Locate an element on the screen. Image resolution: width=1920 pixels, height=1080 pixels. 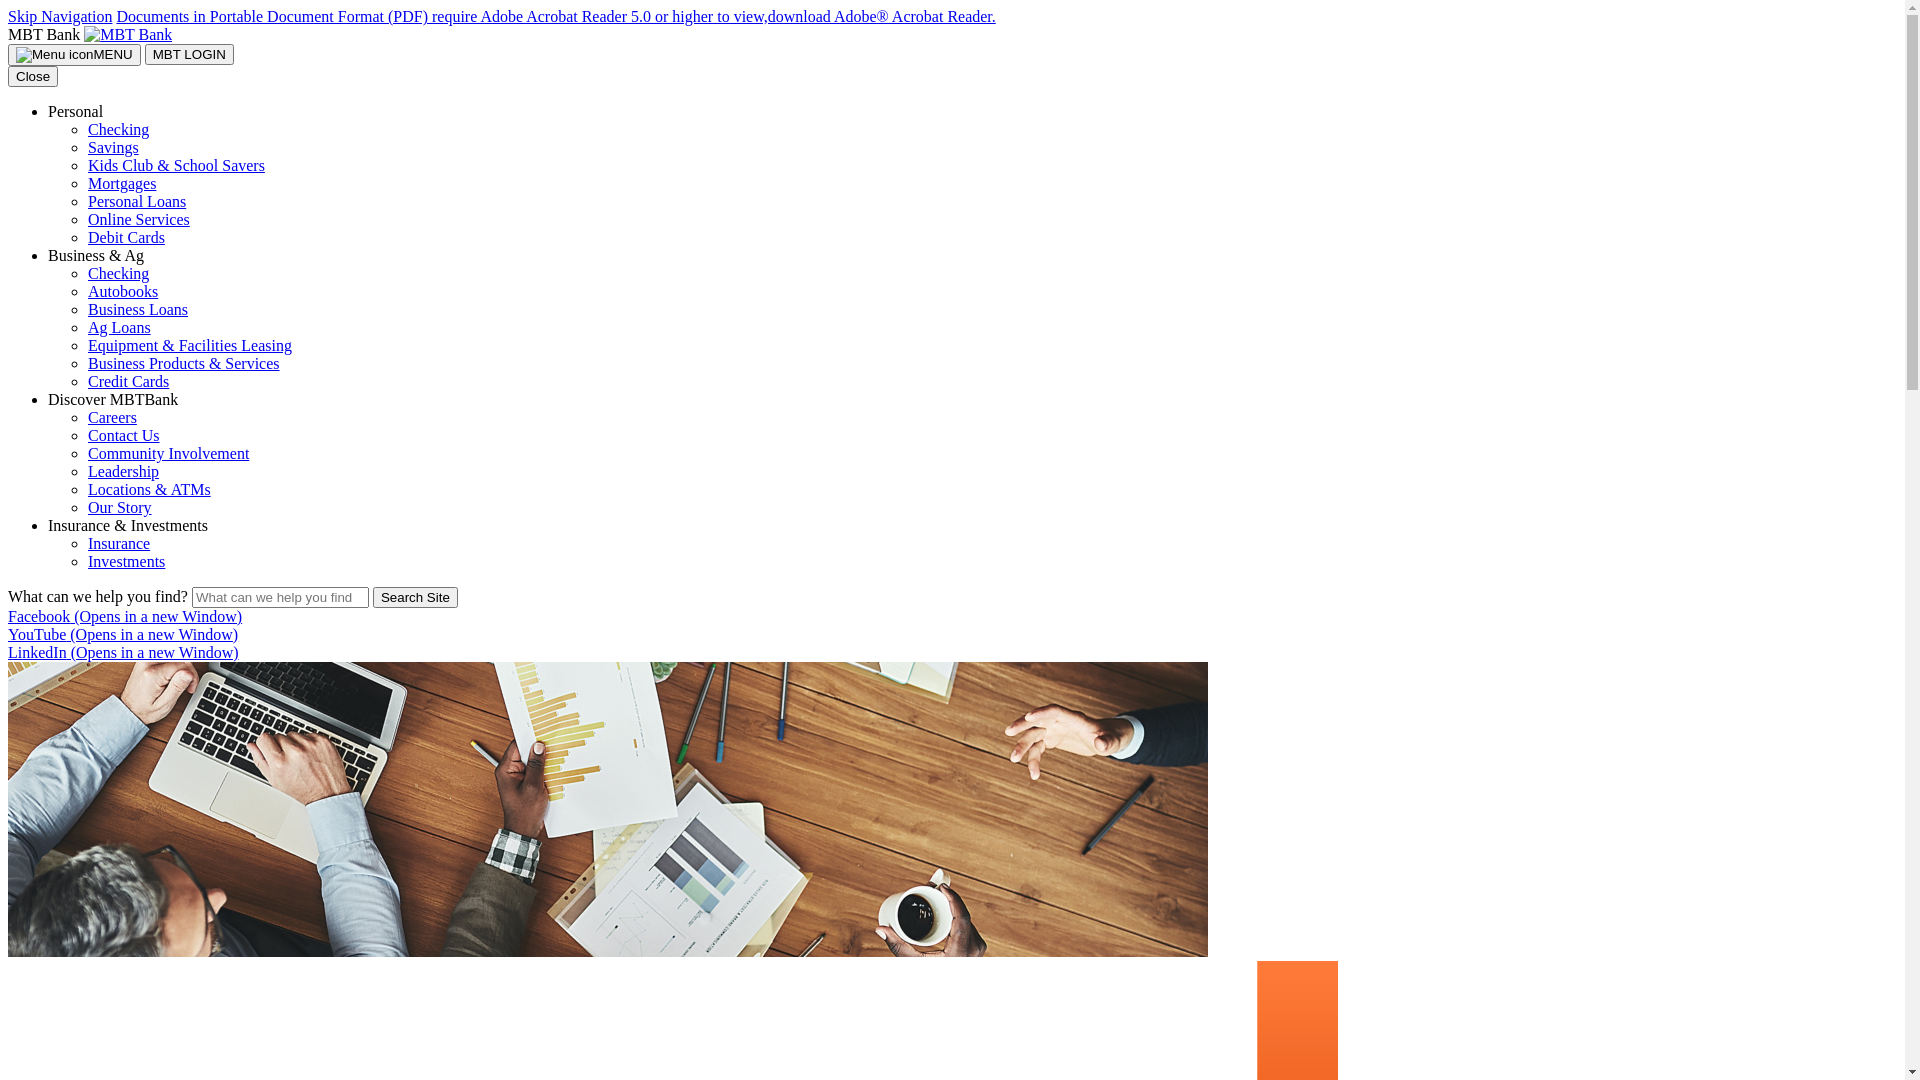
'Business Loans' is located at coordinates (137, 309).